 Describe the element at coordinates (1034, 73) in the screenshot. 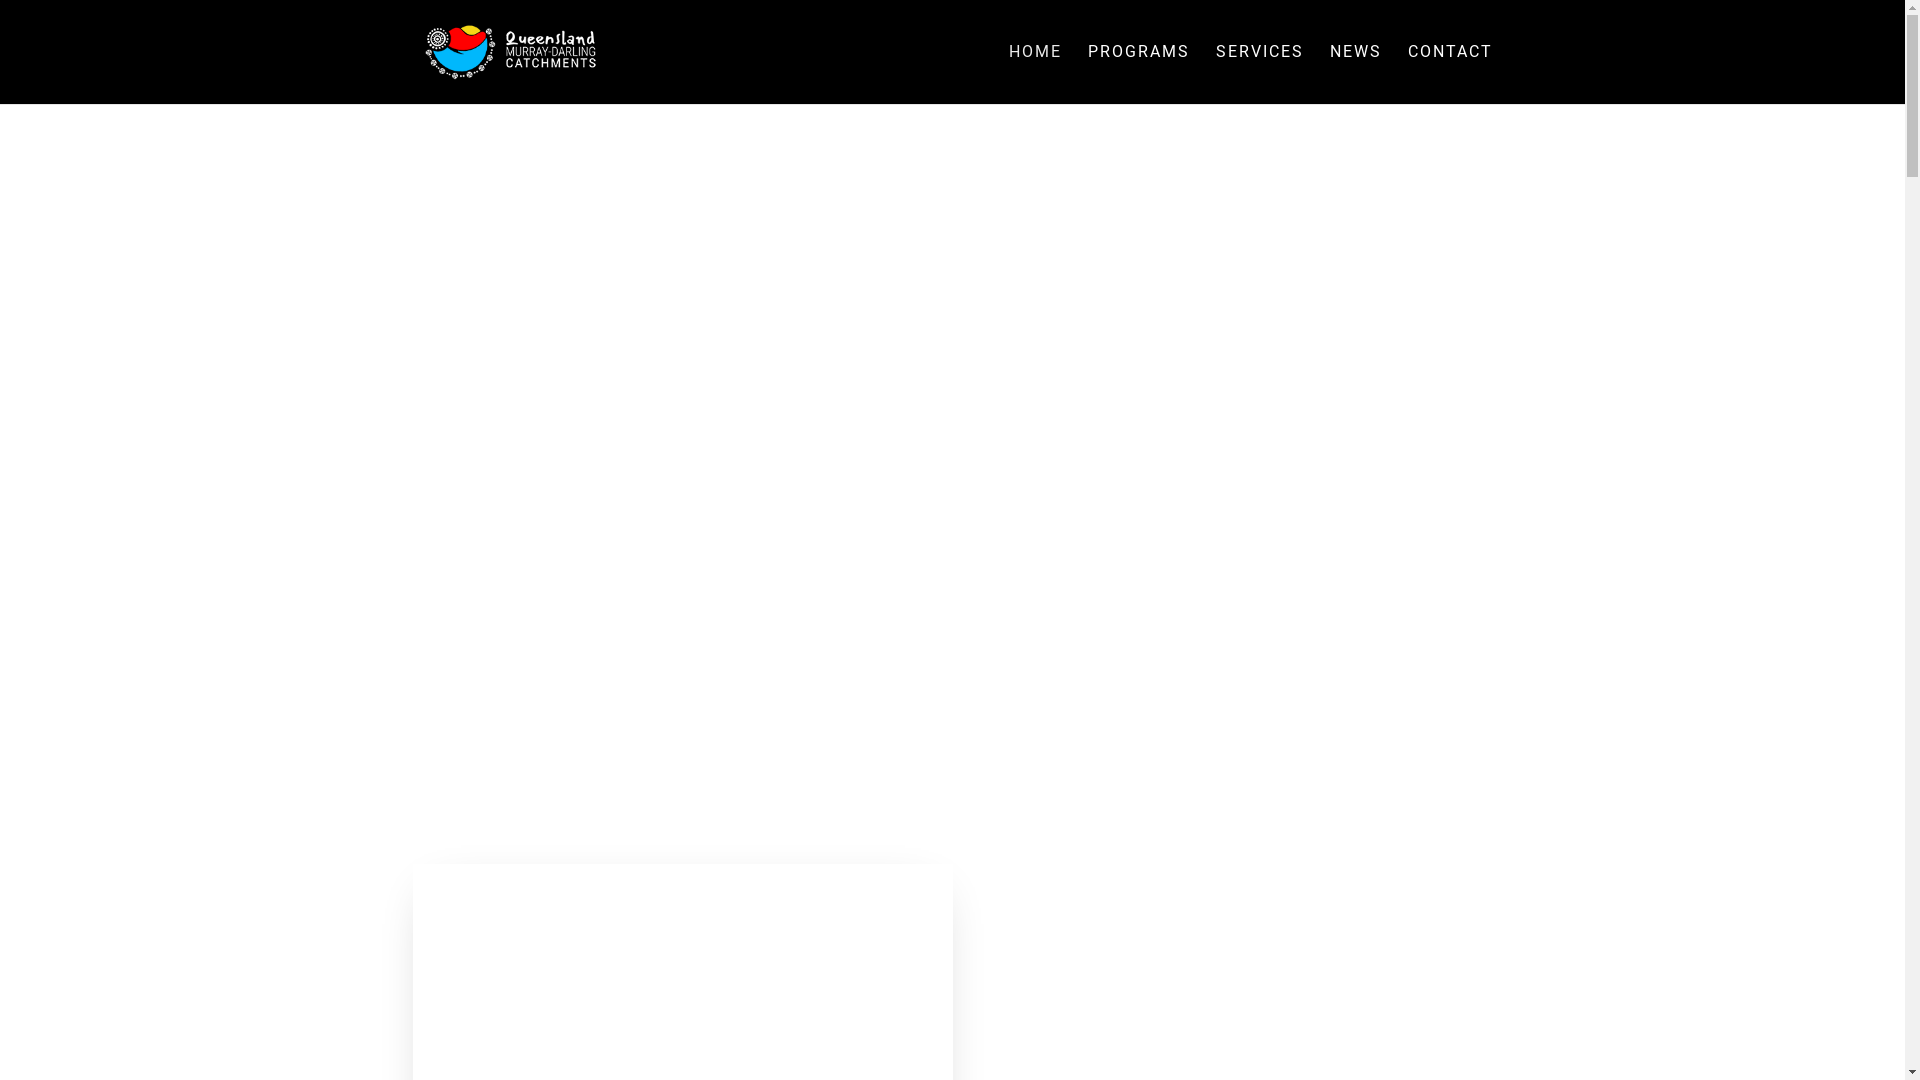

I see `'HOME'` at that location.